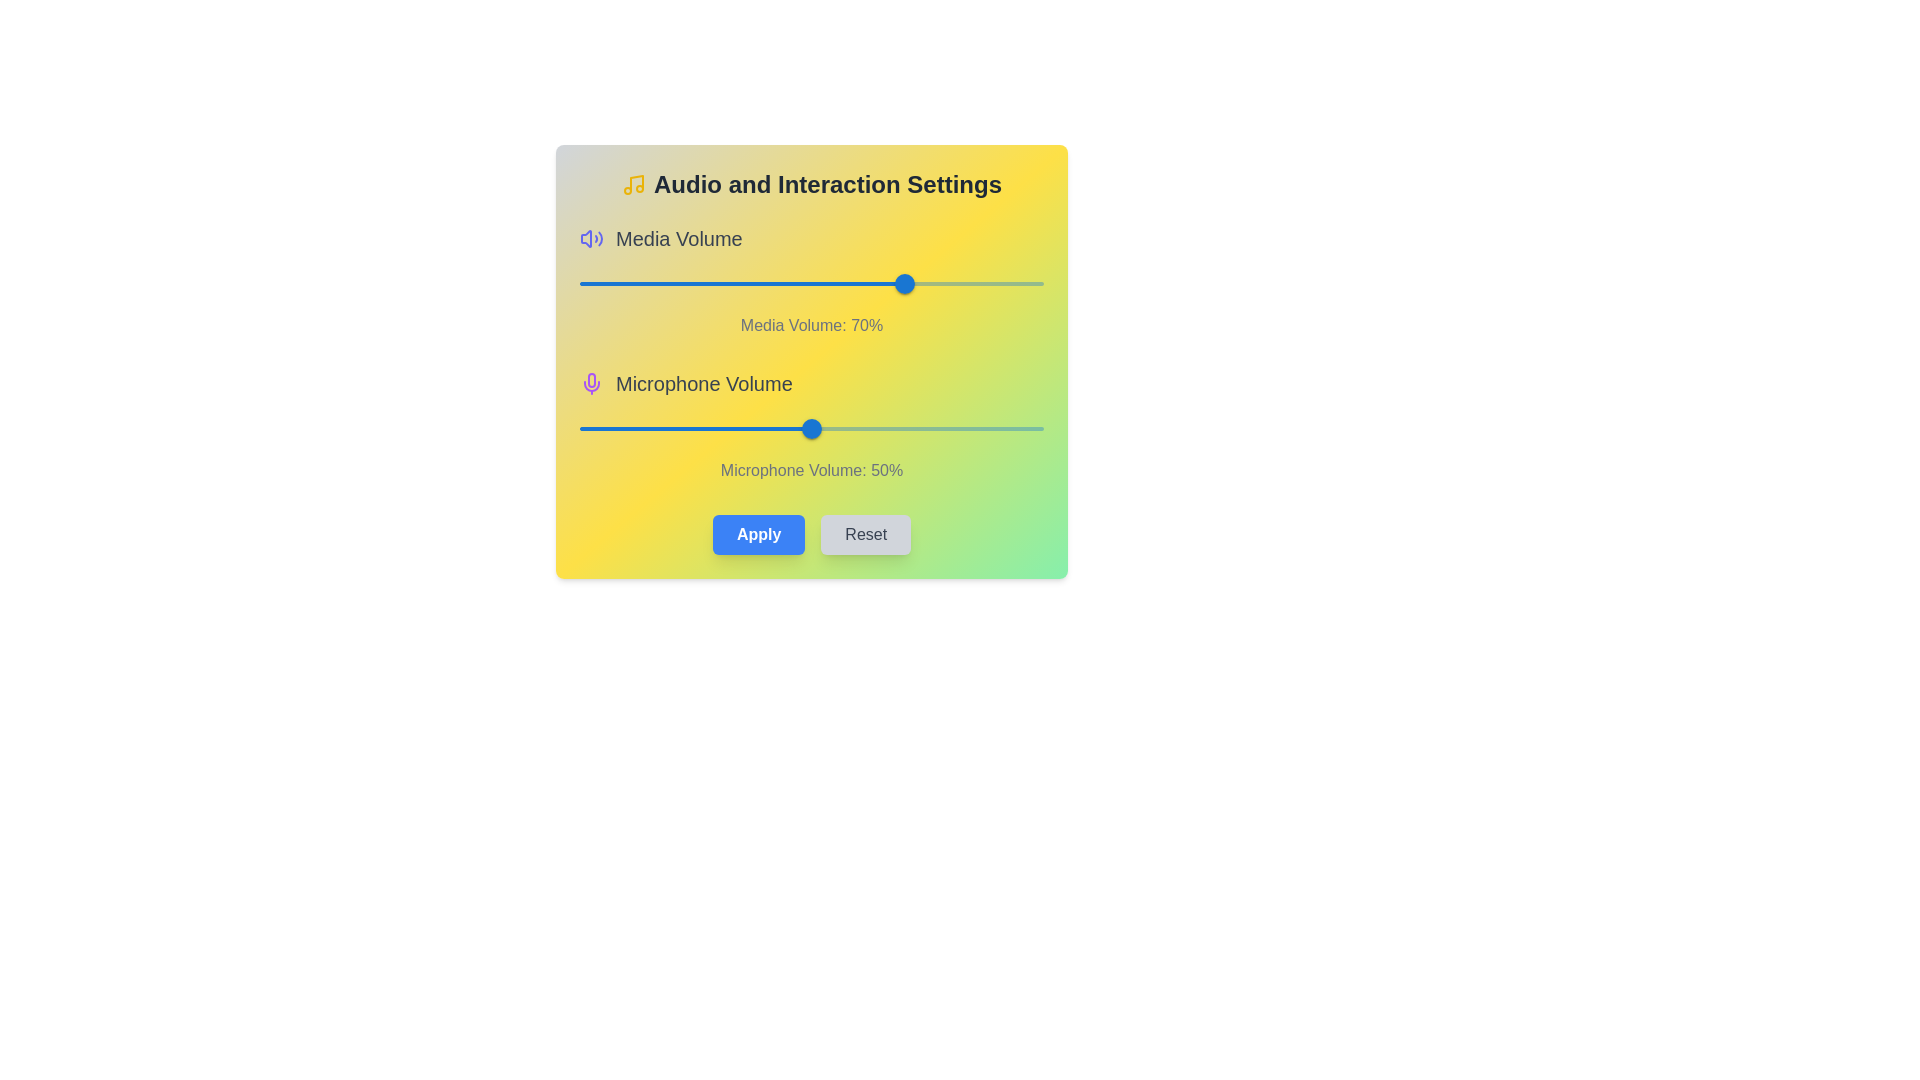 Image resolution: width=1920 pixels, height=1080 pixels. What do you see at coordinates (606, 284) in the screenshot?
I see `the slider value` at bounding box center [606, 284].